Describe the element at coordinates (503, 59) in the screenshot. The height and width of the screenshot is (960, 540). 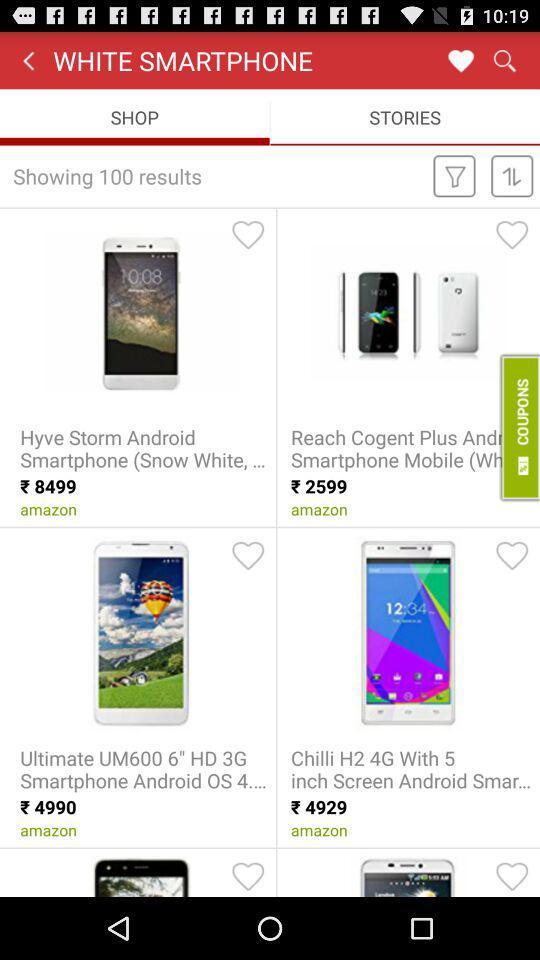
I see `search` at that location.